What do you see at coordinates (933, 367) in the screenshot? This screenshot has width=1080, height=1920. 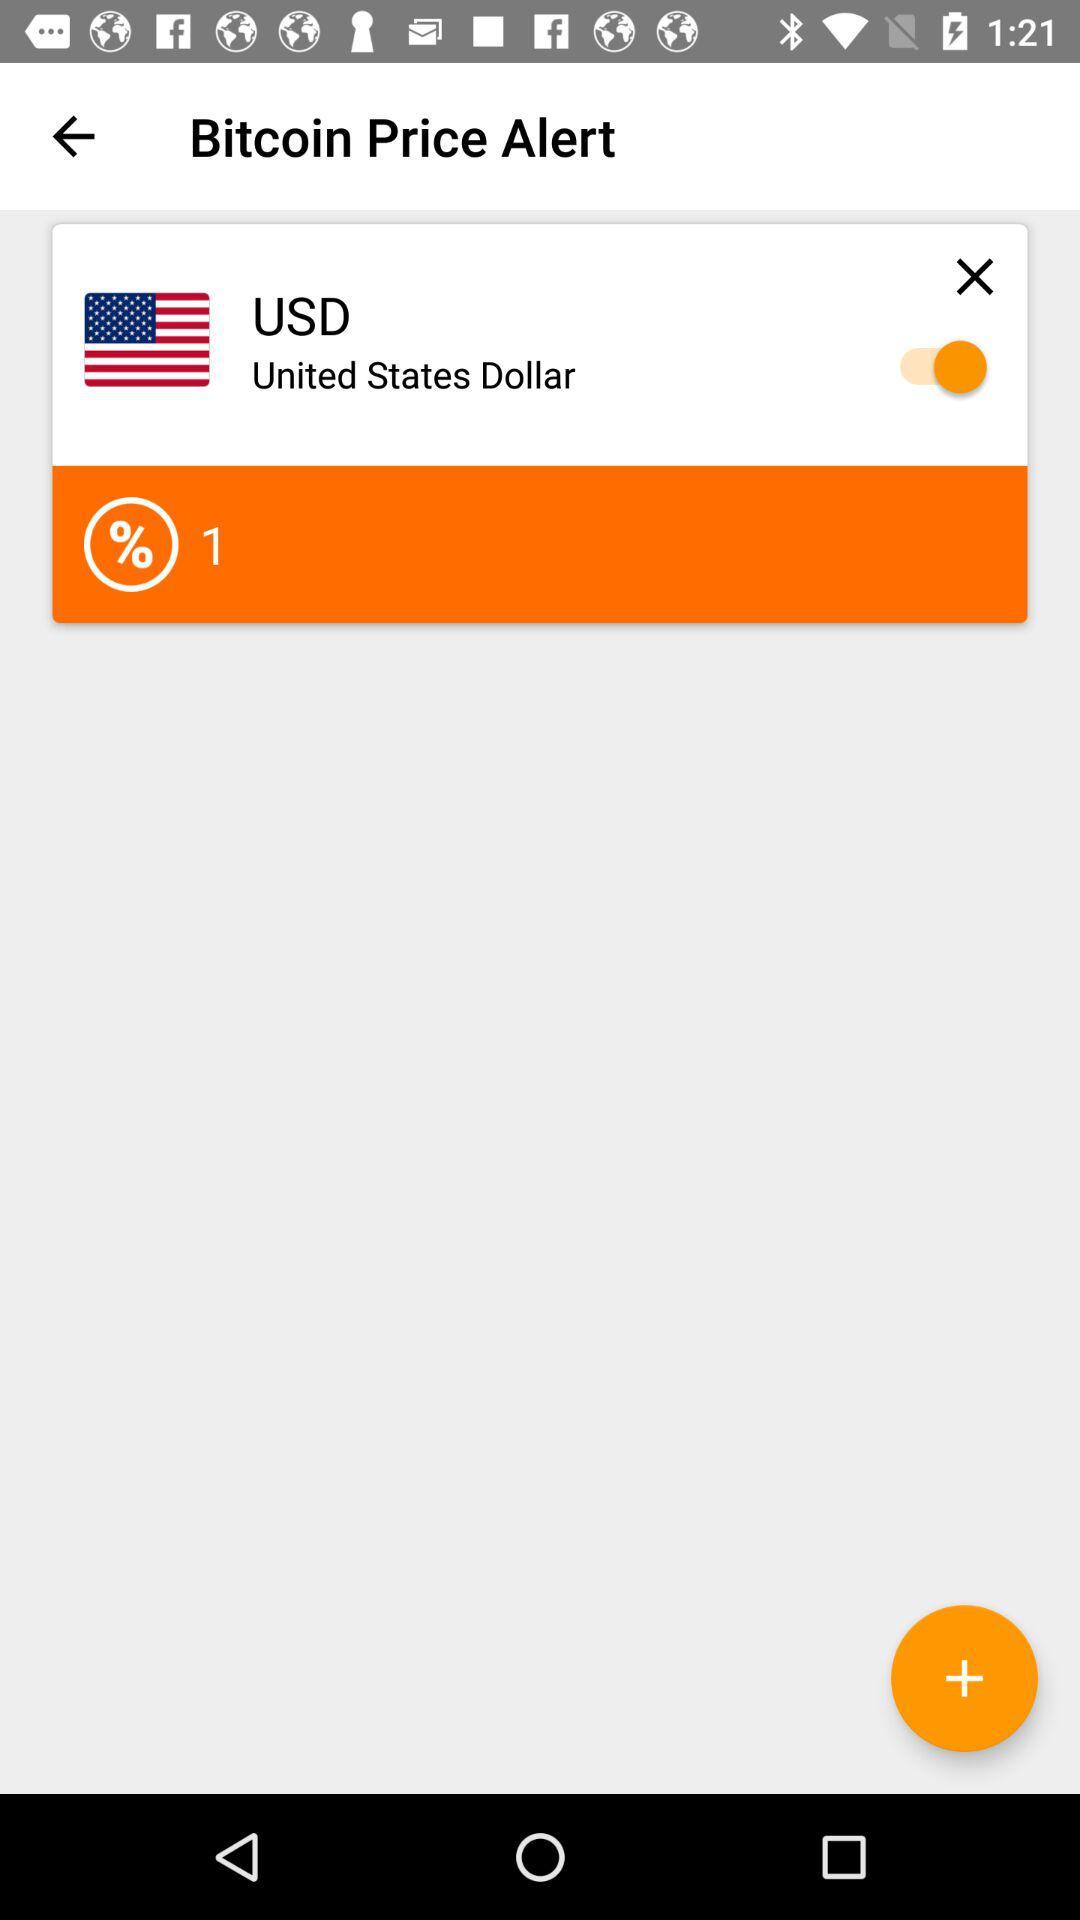 I see `usd off` at bounding box center [933, 367].